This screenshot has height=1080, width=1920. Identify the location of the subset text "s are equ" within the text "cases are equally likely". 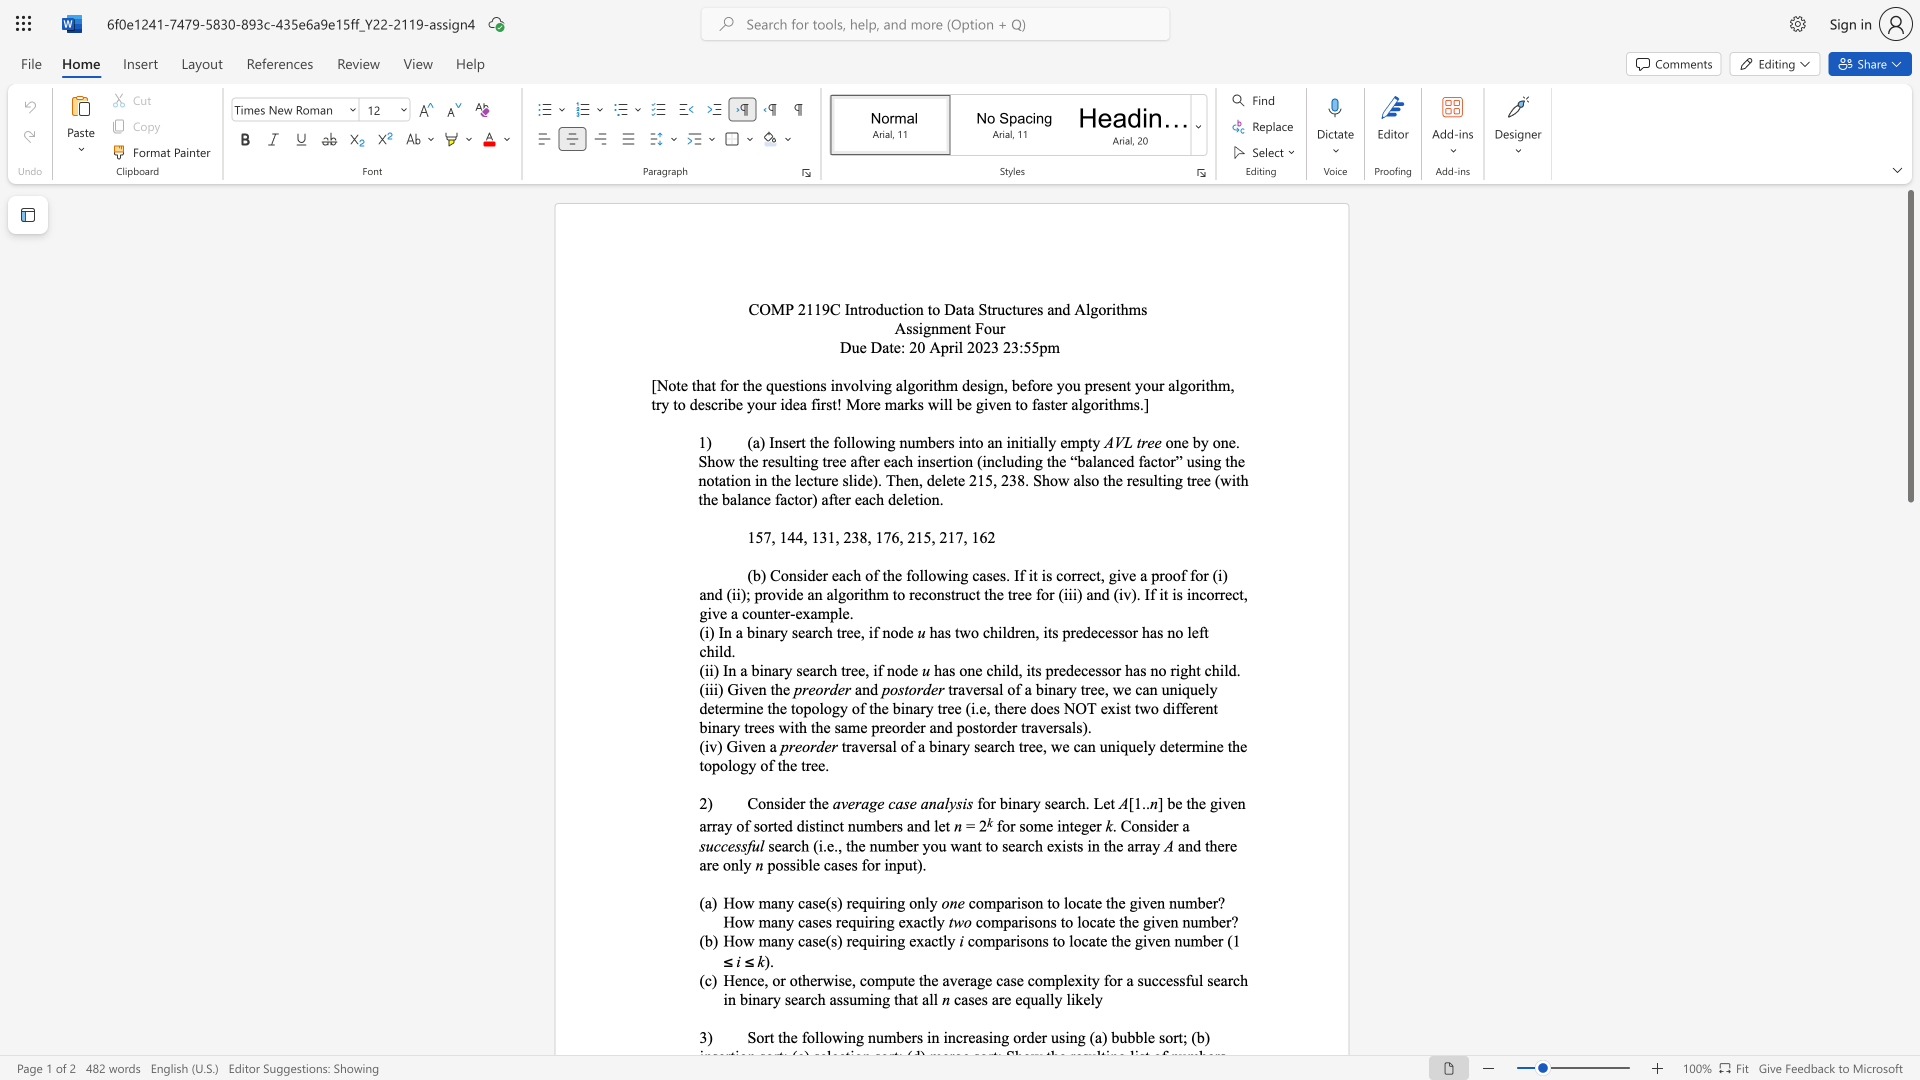
(981, 999).